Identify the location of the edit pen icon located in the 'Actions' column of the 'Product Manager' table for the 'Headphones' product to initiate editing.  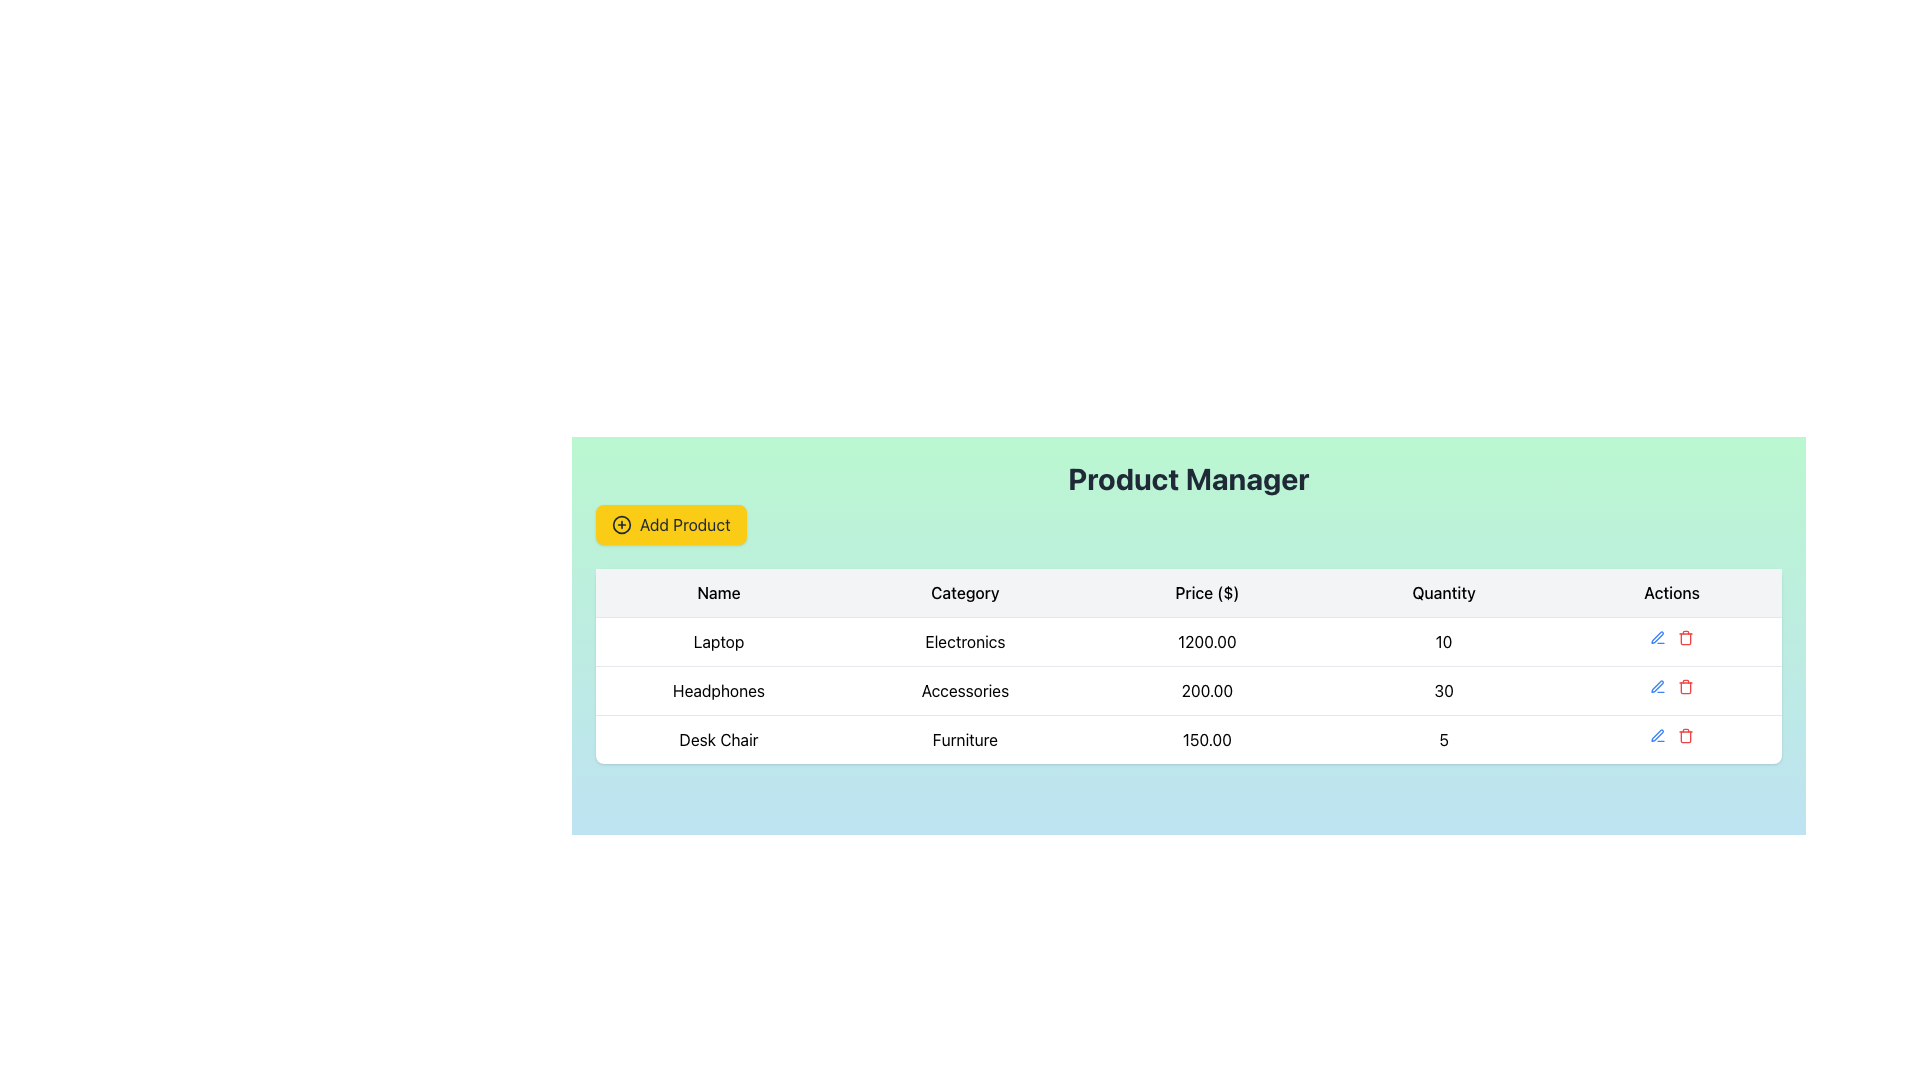
(1656, 735).